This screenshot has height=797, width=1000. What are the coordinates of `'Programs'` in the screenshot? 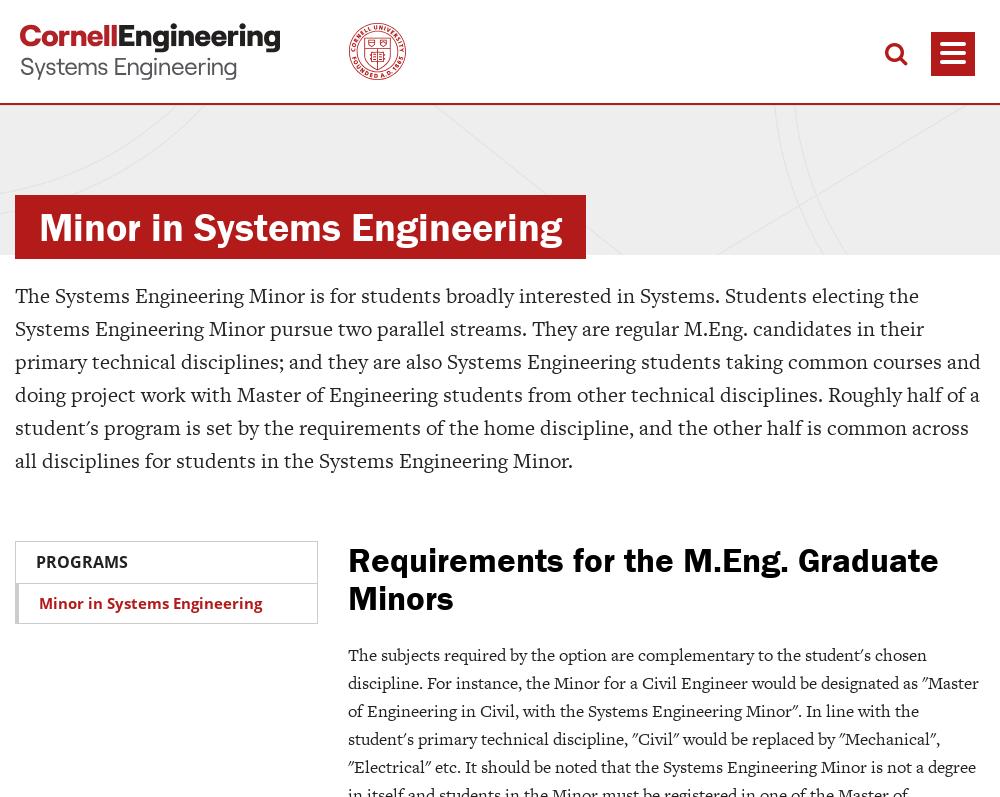 It's located at (81, 560).